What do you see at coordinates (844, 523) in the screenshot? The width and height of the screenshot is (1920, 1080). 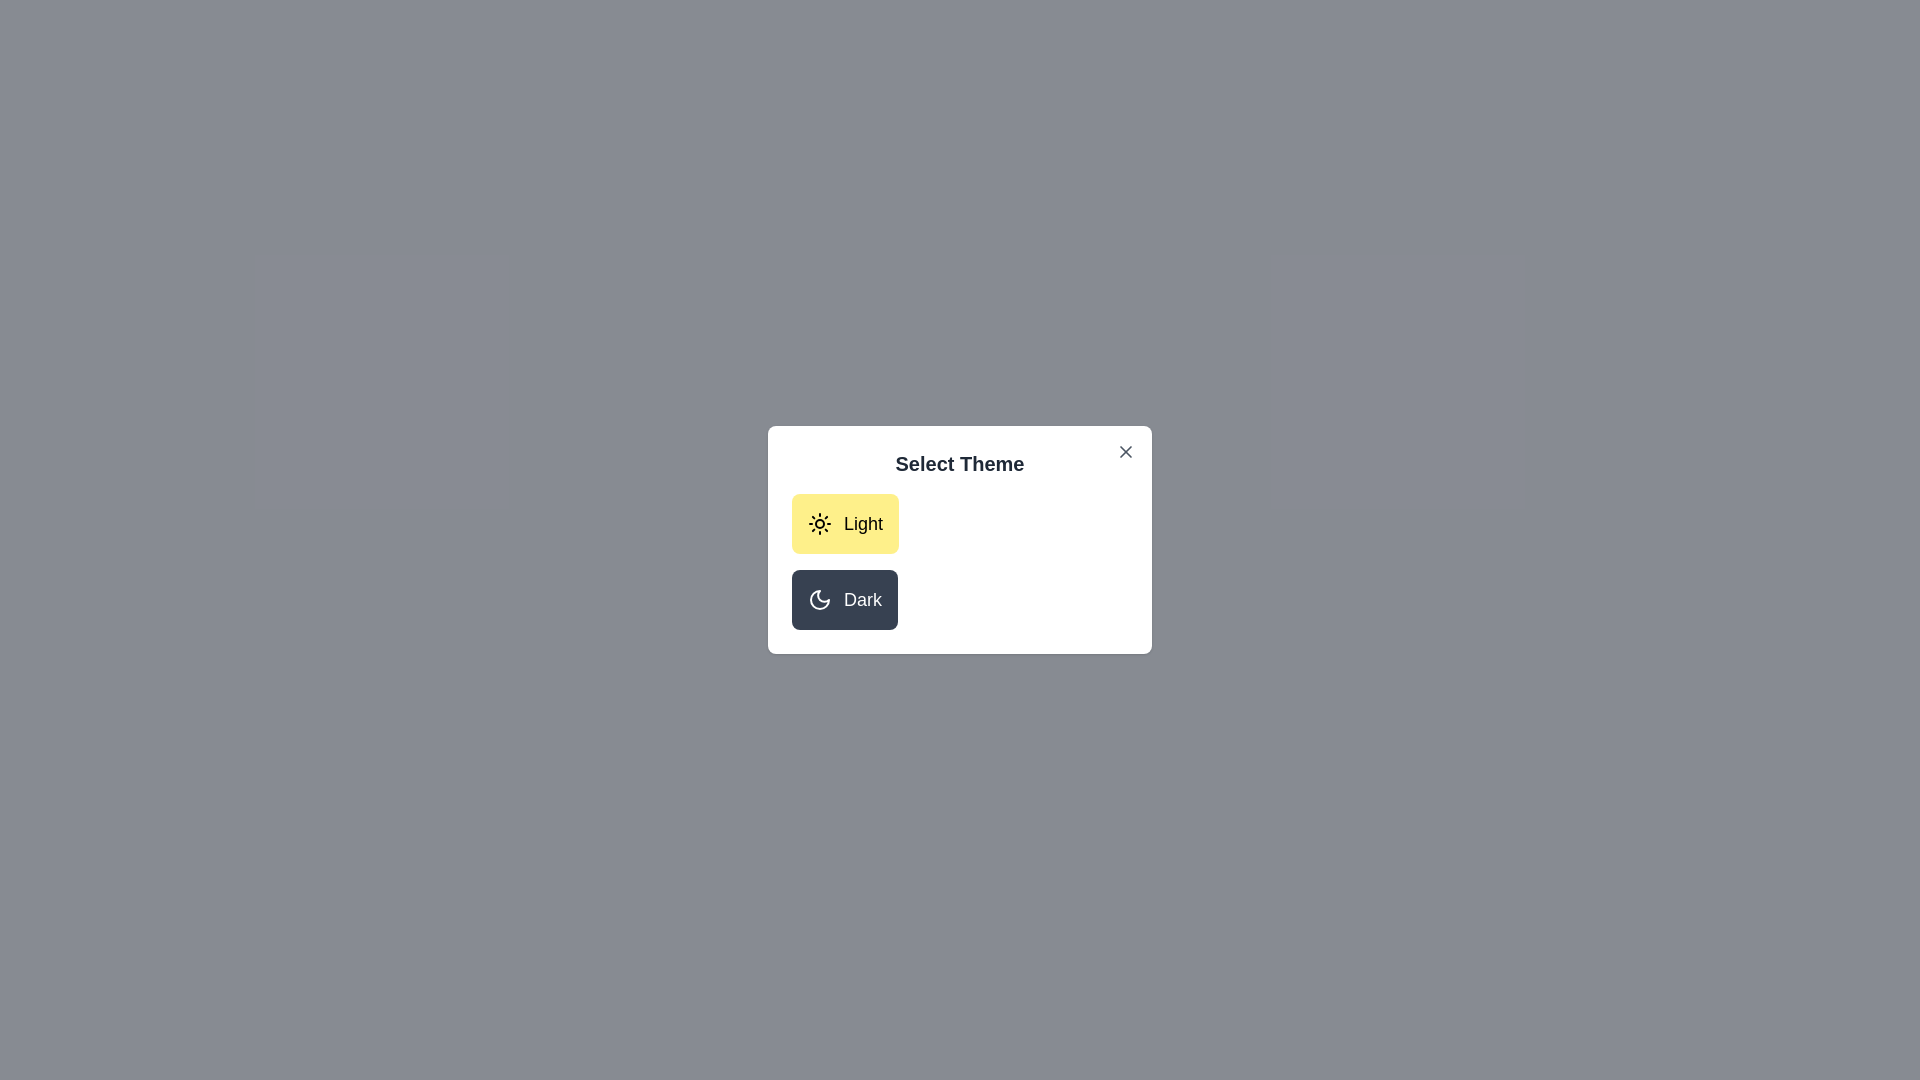 I see `the theme Light by clicking on the corresponding button` at bounding box center [844, 523].